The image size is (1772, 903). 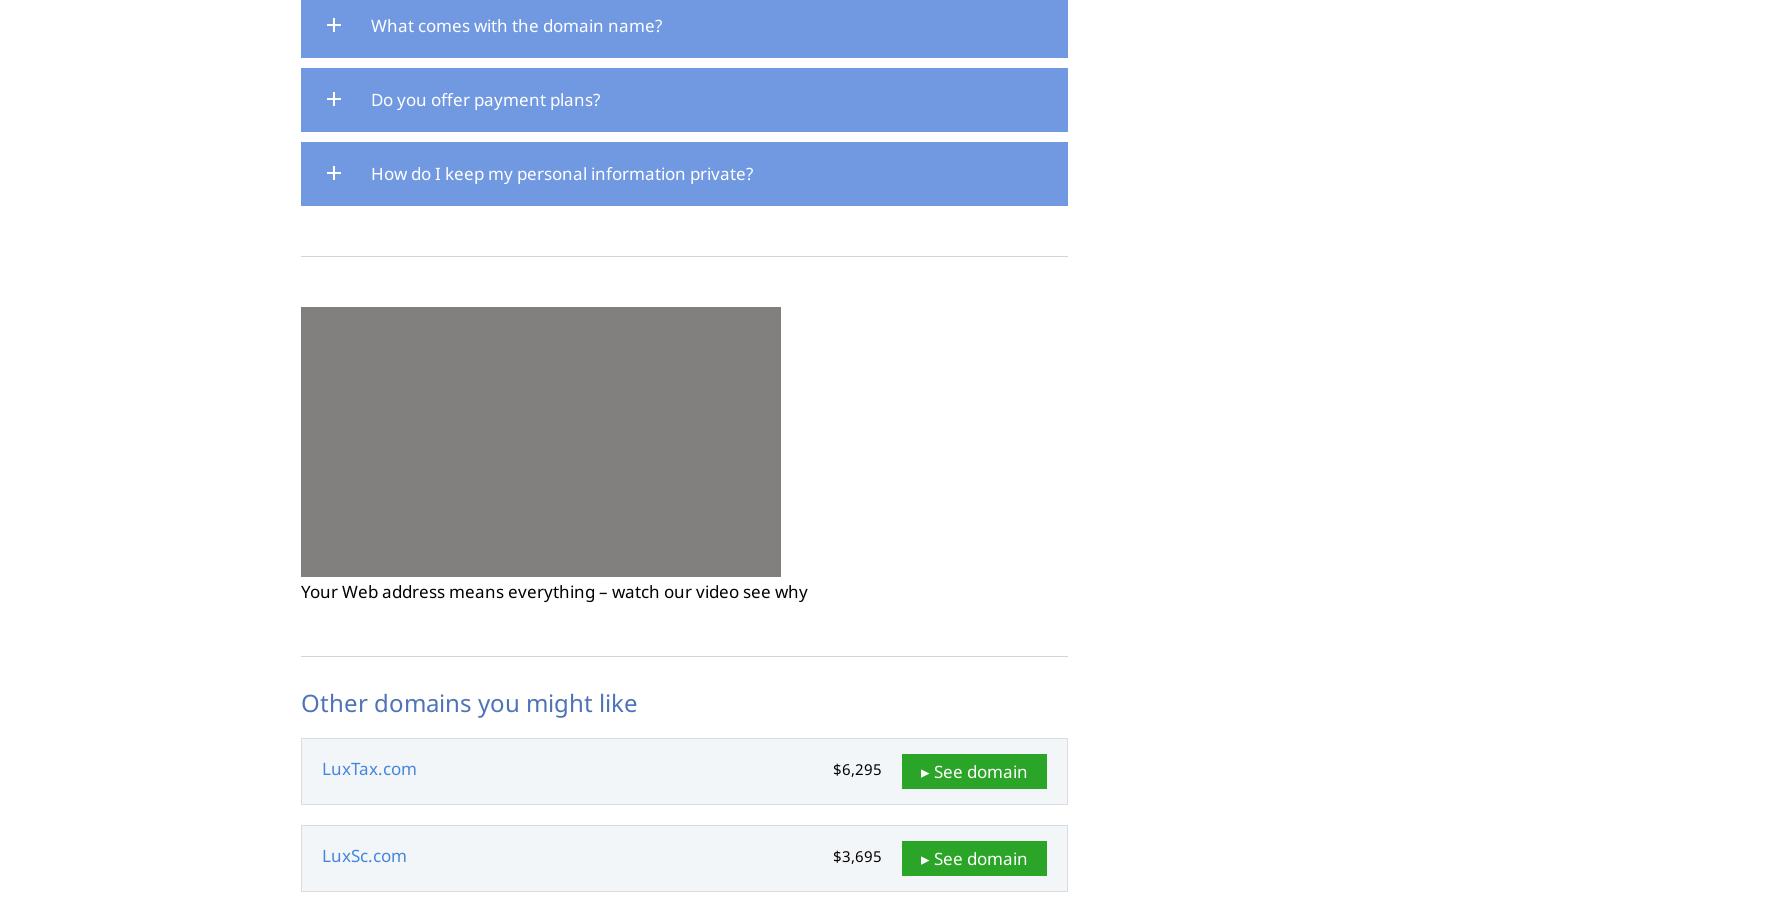 What do you see at coordinates (484, 99) in the screenshot?
I see `'Do you offer payment plans?'` at bounding box center [484, 99].